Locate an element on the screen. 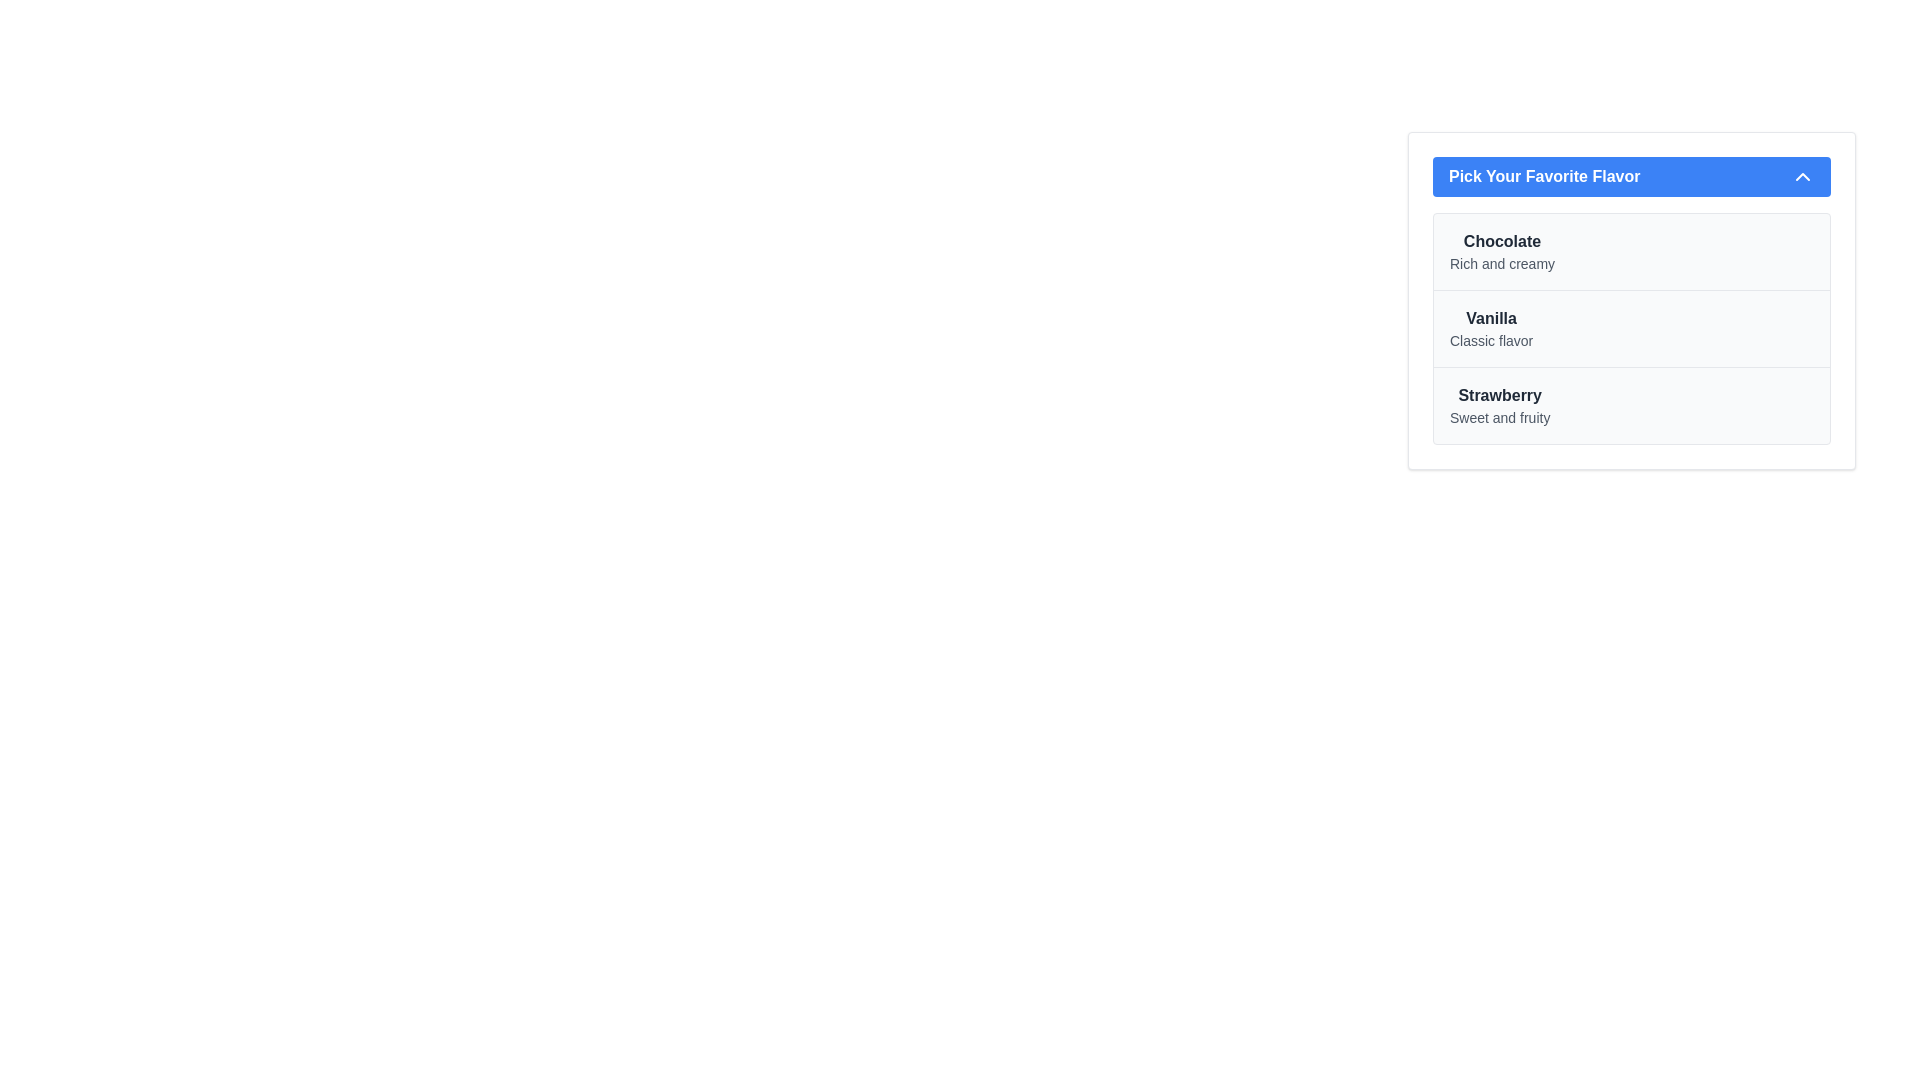 The image size is (1920, 1080). the text label 'Chocolate', which is styled as a bold title and is the first selectable option in the list under the selection box titled 'Pick Your Favorite Flavor' is located at coordinates (1502, 241).